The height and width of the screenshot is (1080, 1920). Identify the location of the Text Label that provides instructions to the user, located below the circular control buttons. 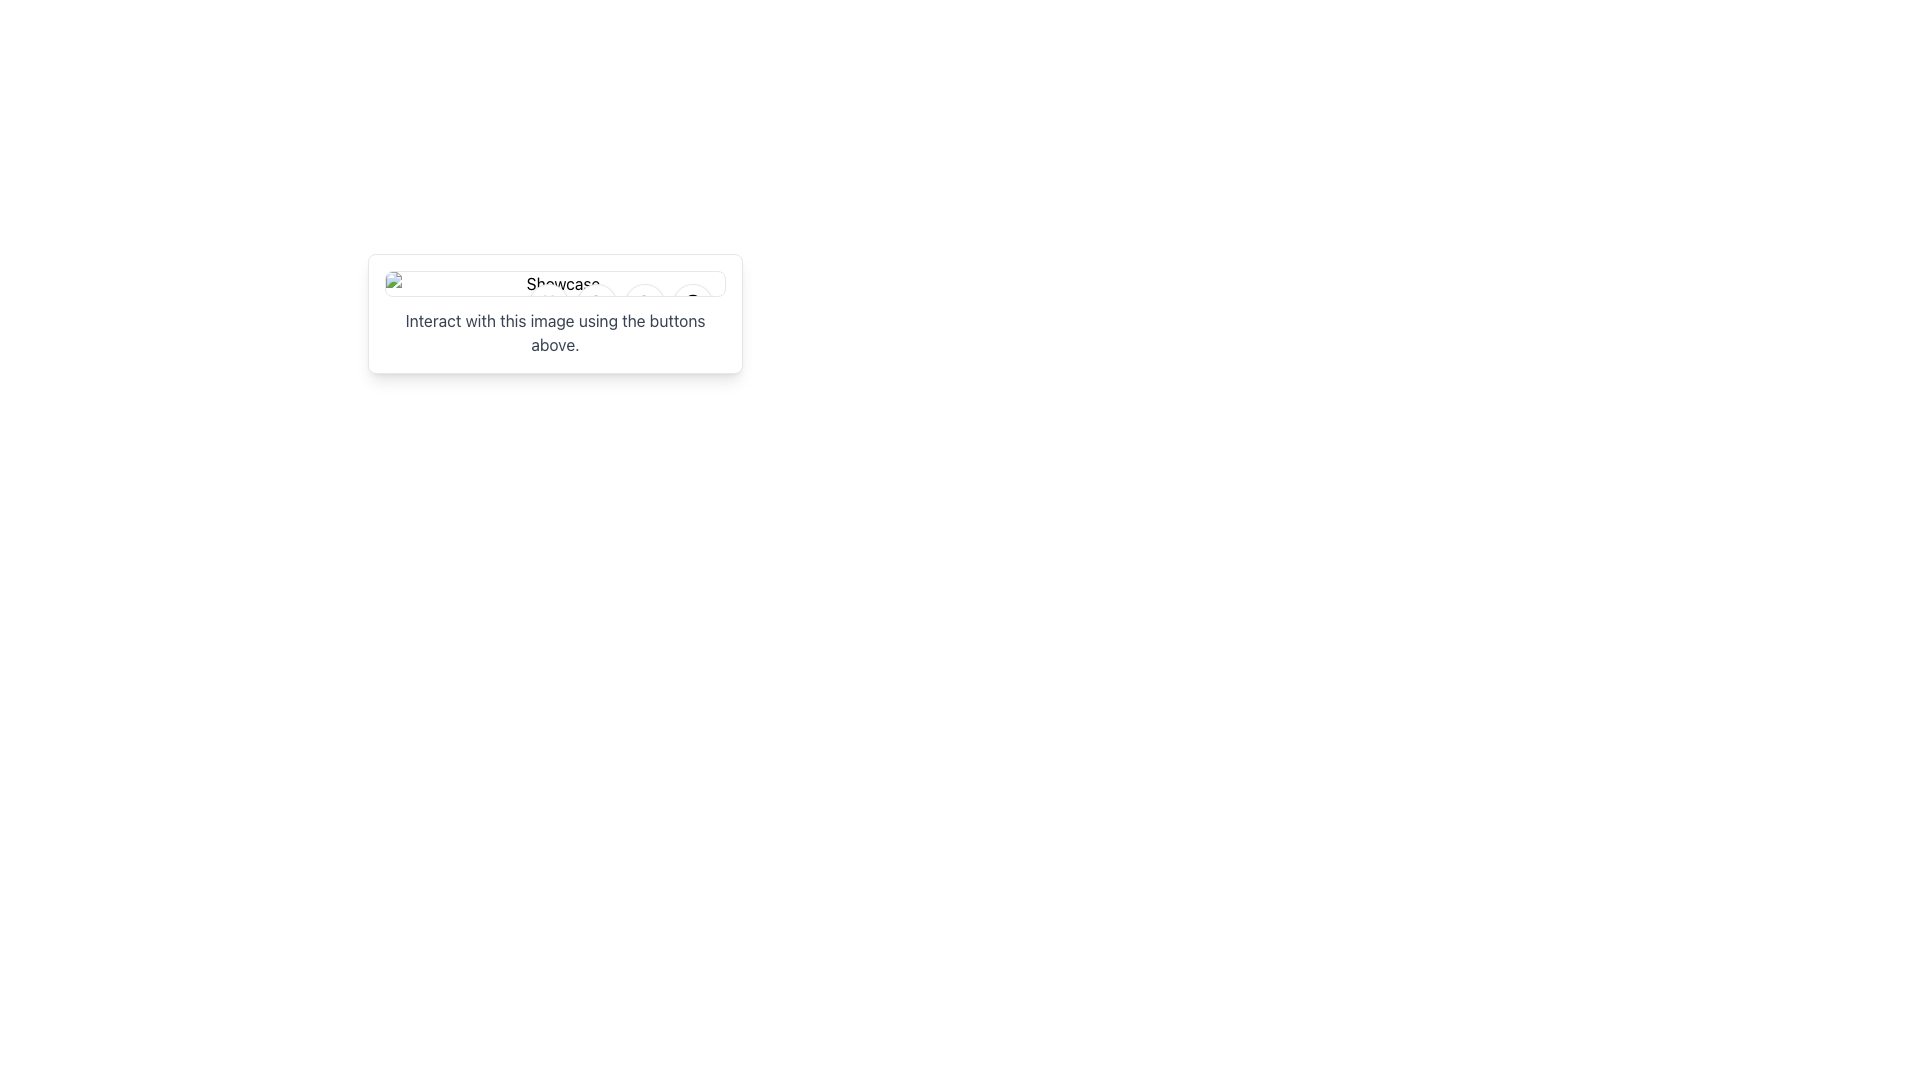
(555, 331).